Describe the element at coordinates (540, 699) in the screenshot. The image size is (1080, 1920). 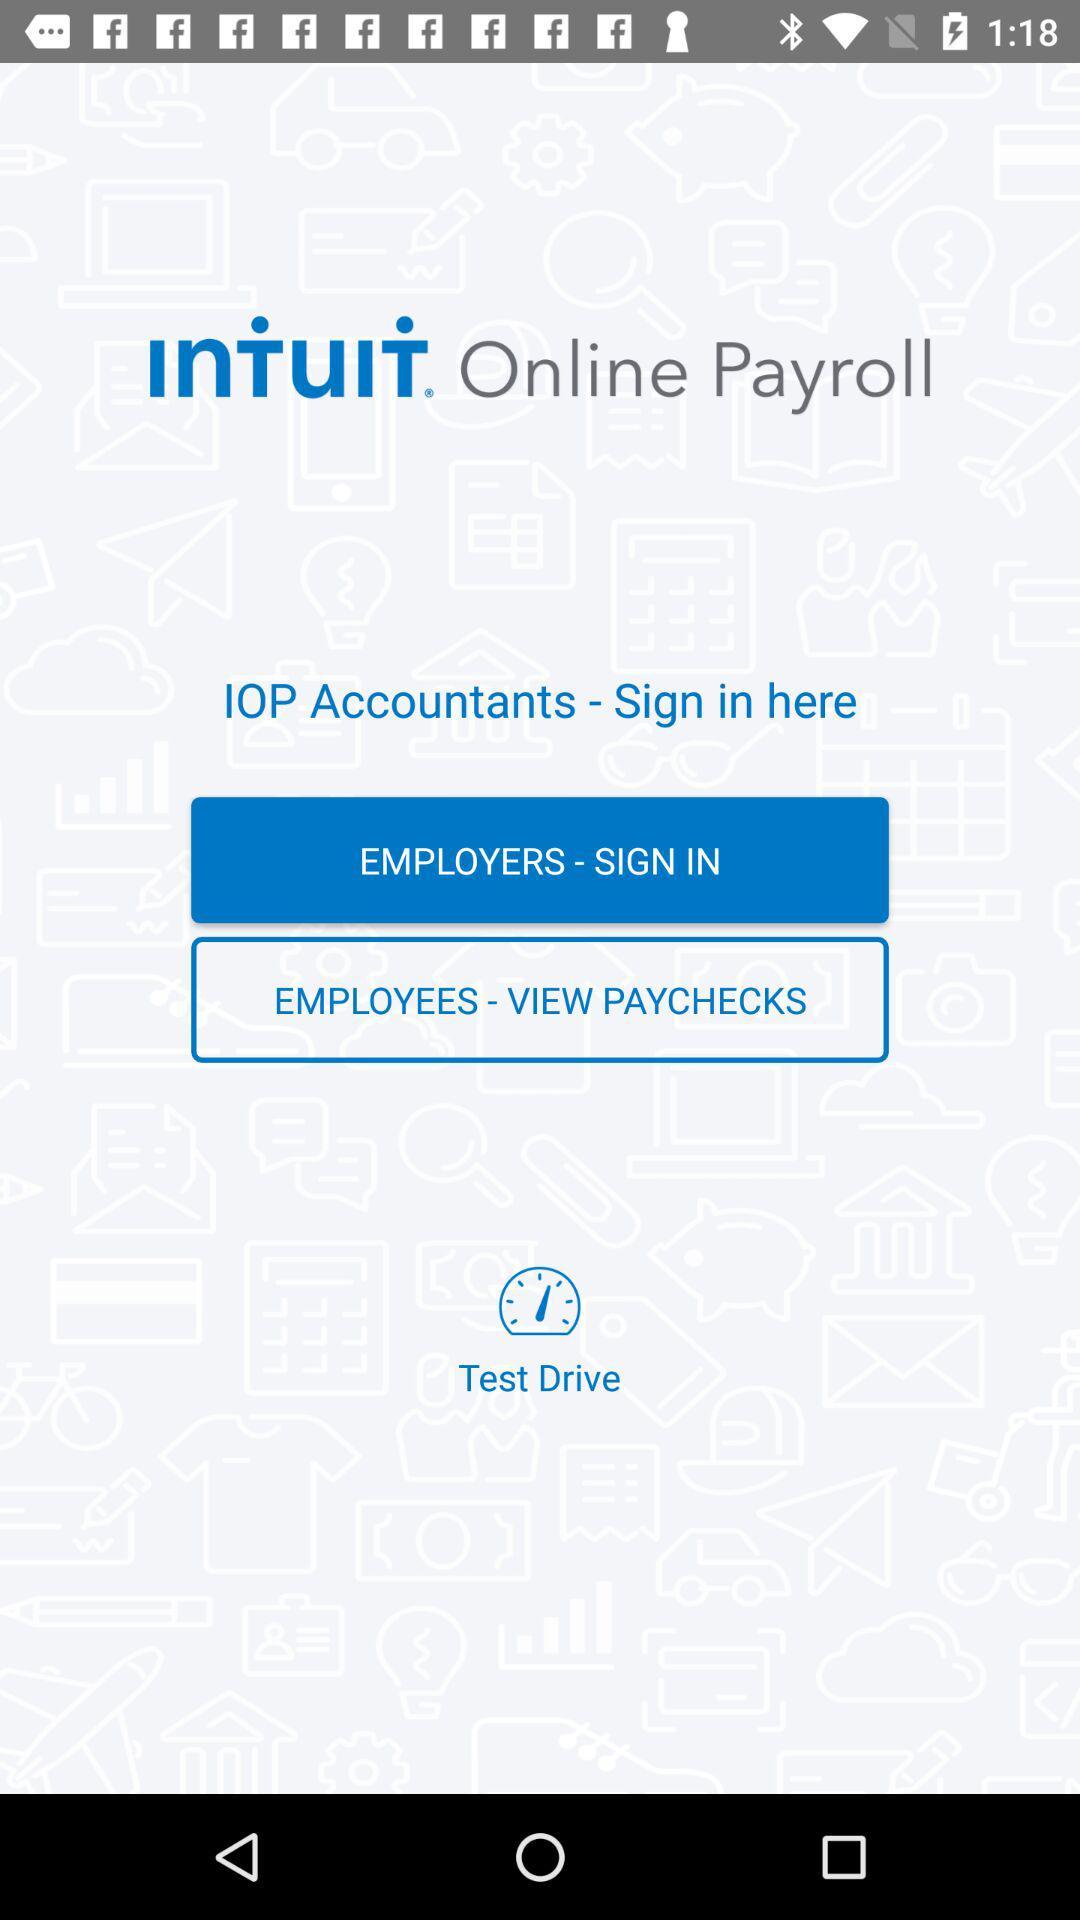
I see `the icon above the employers - sign in item` at that location.